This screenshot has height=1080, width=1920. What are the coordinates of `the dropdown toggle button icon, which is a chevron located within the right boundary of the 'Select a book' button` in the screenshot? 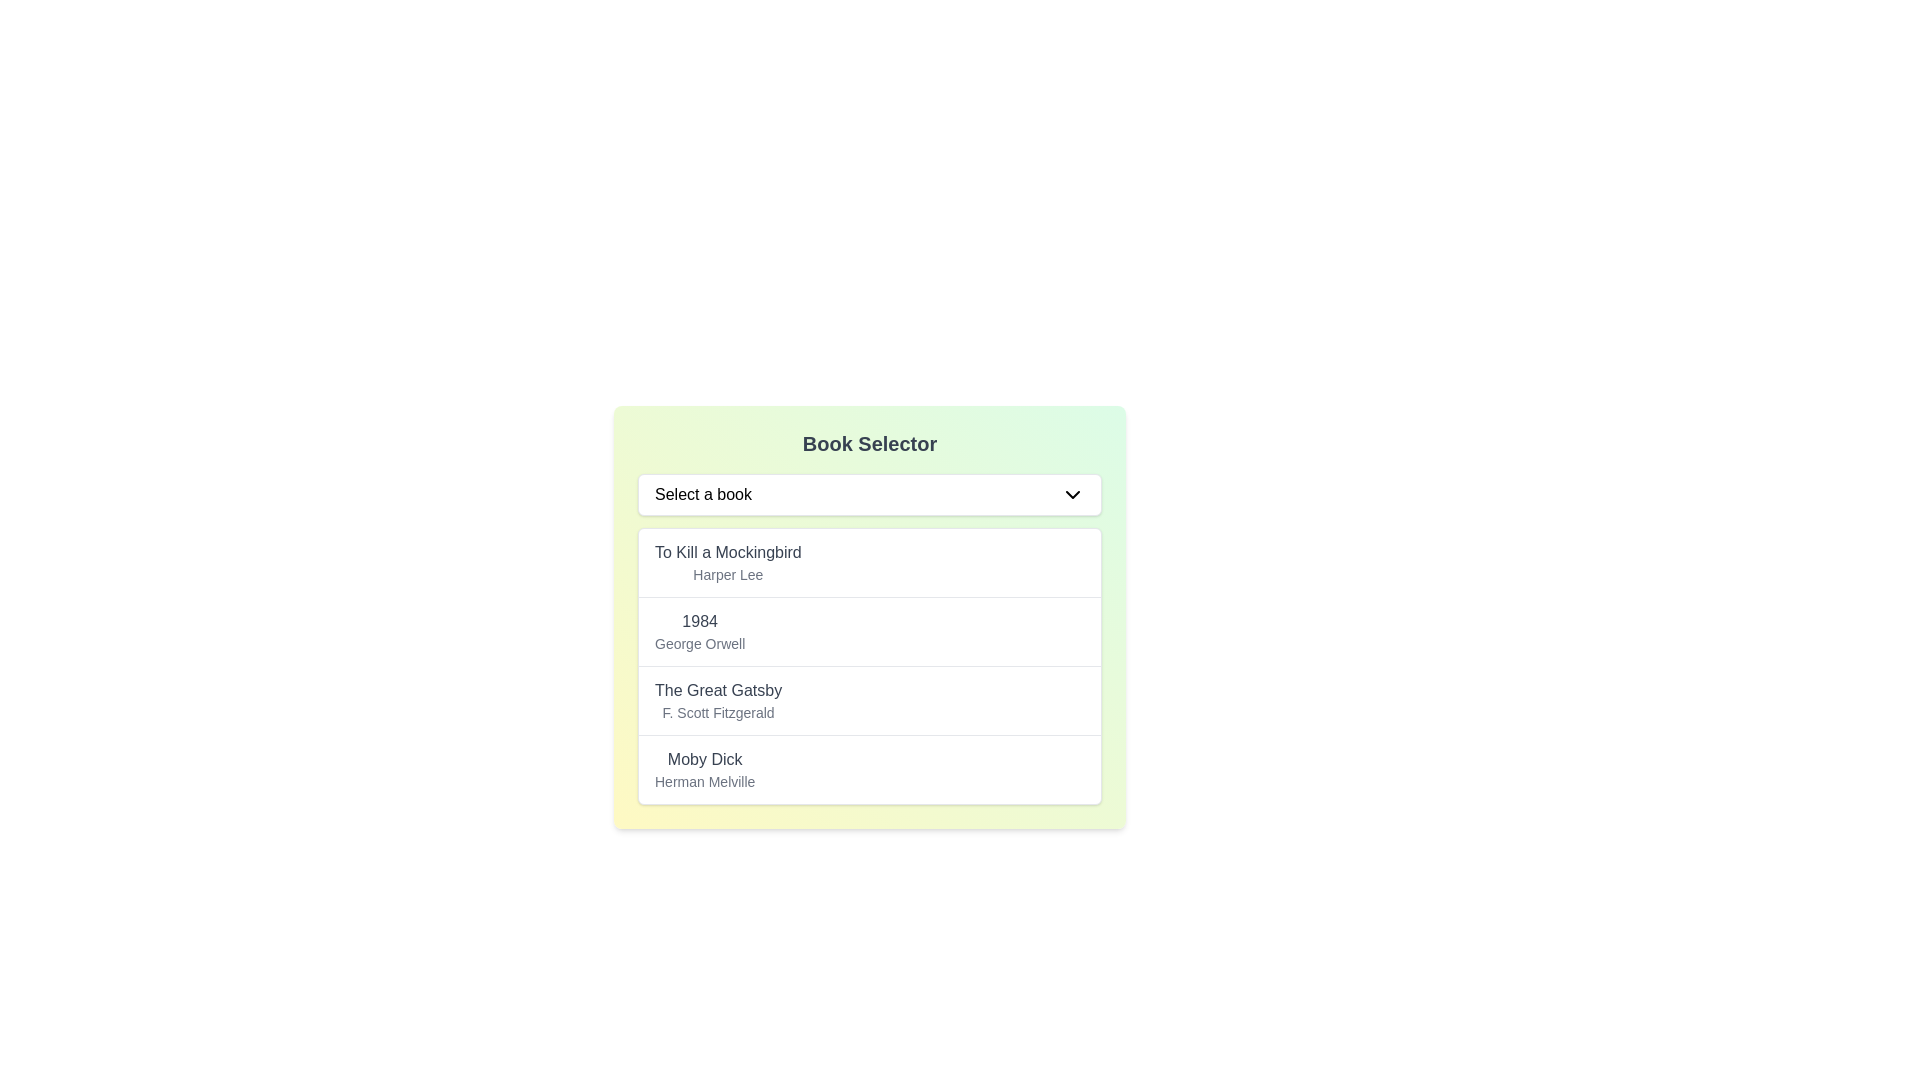 It's located at (1072, 494).